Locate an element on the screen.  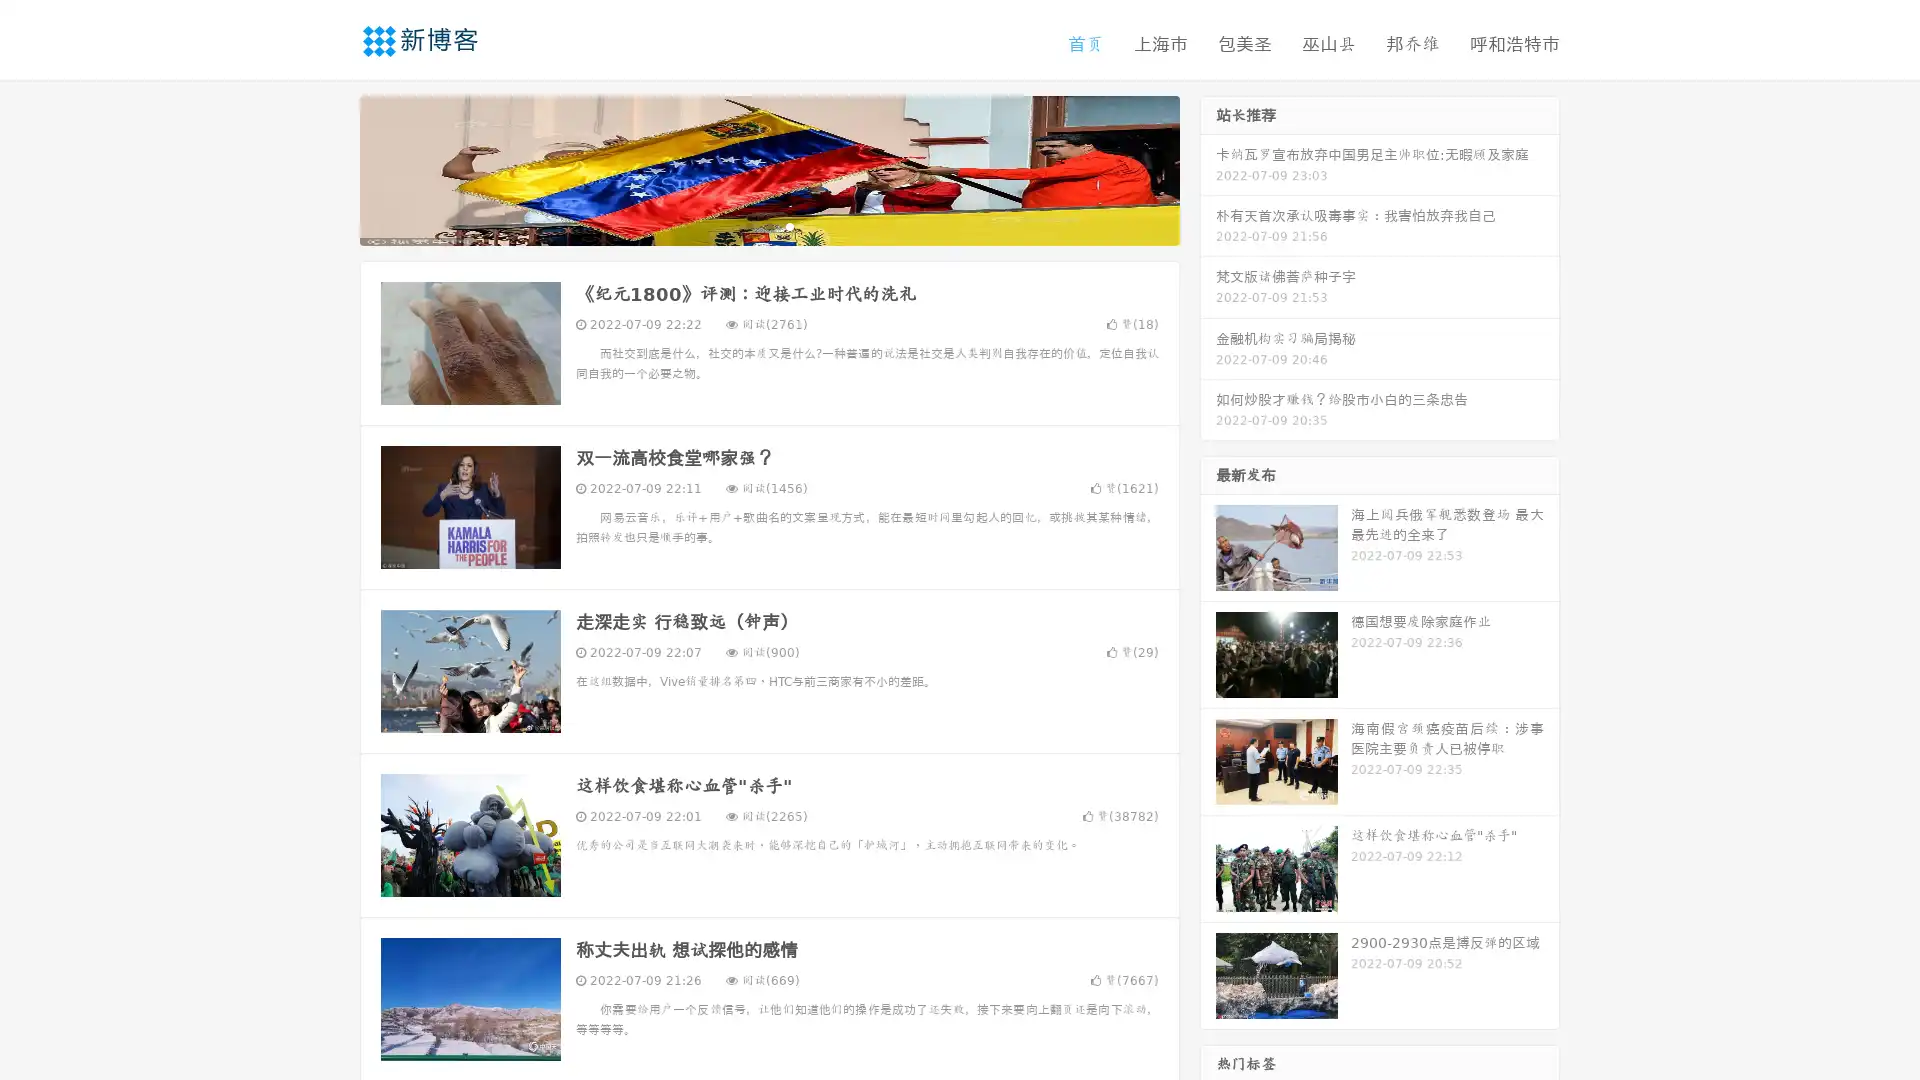
Go to slide 2 is located at coordinates (768, 225).